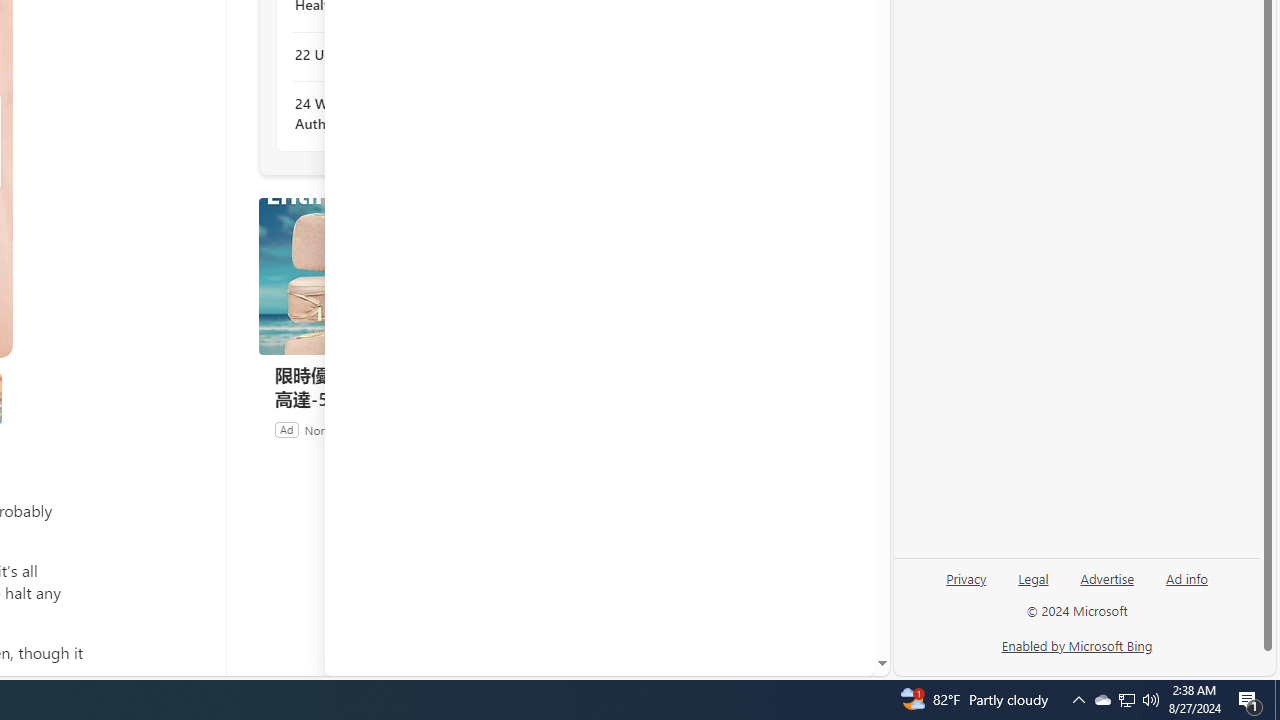  What do you see at coordinates (402, 114) in the screenshot?
I see `'24 Ways Phones Are Destroying Authentic Relationships'` at bounding box center [402, 114].